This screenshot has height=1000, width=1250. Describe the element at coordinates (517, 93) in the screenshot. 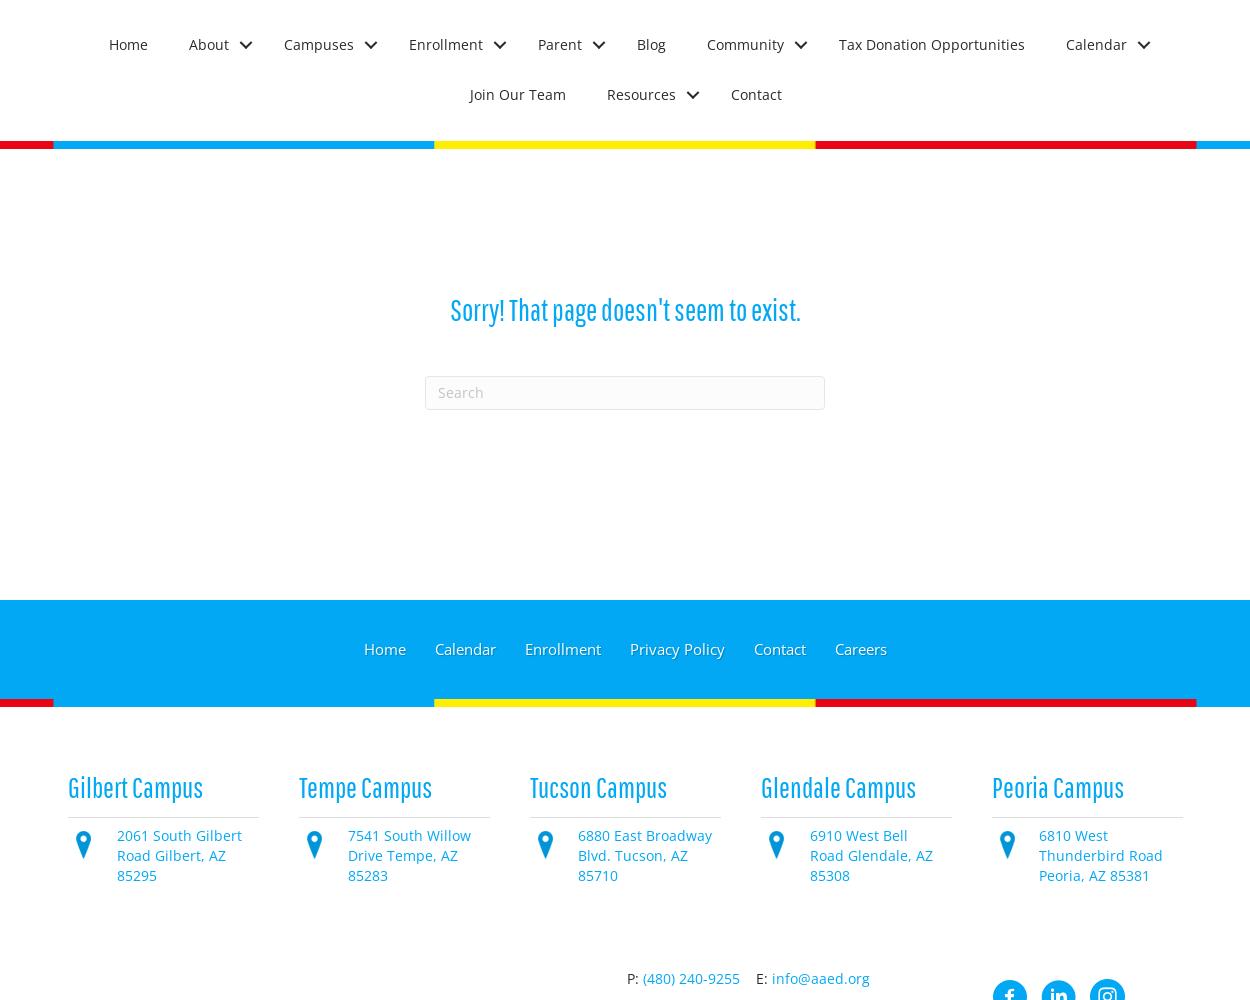

I see `'Join Our Team'` at that location.